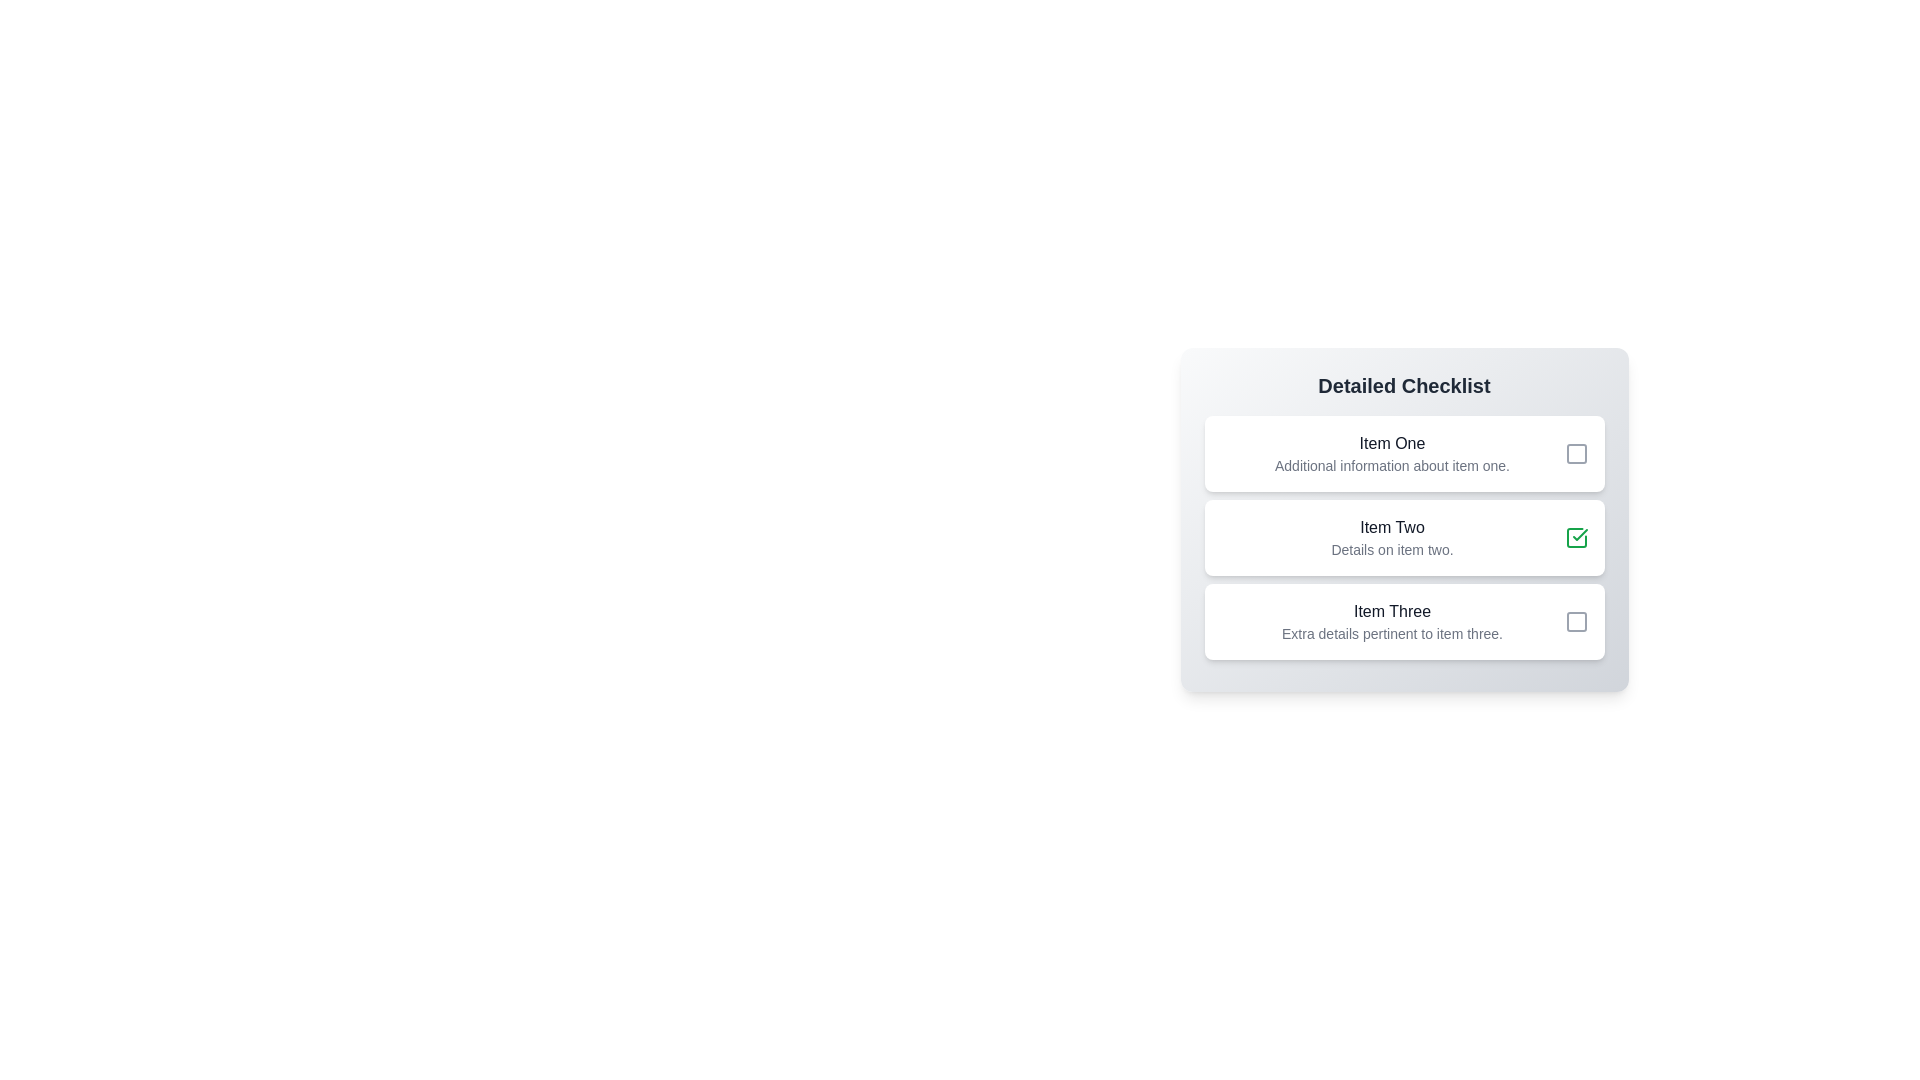 The image size is (1920, 1080). Describe the element at coordinates (1391, 550) in the screenshot. I see `the text label that reads 'Details on item two.' which is styled in small gray font and located directly below the 'Item Two' title` at that location.